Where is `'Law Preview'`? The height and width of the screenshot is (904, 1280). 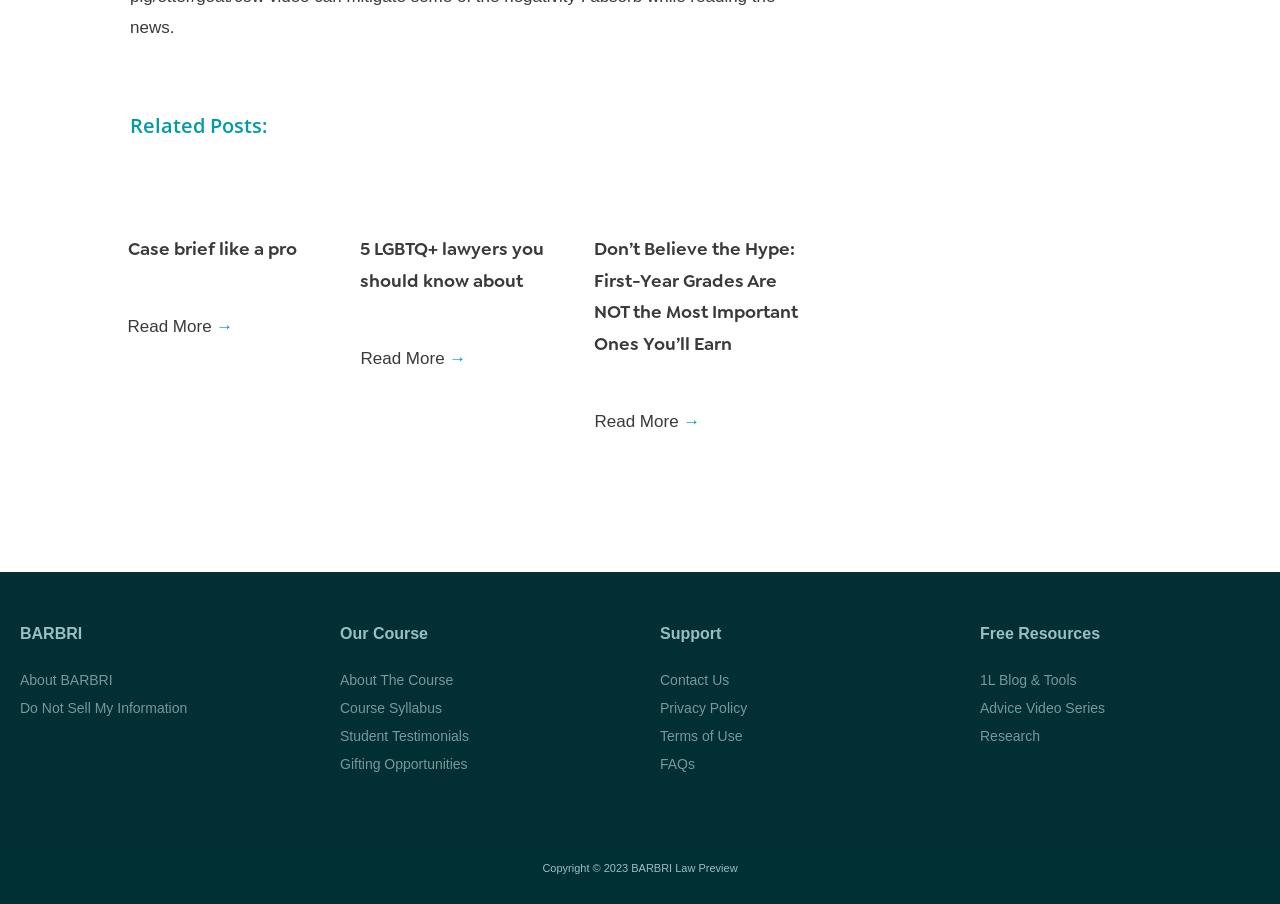
'Law Preview' is located at coordinates (706, 867).